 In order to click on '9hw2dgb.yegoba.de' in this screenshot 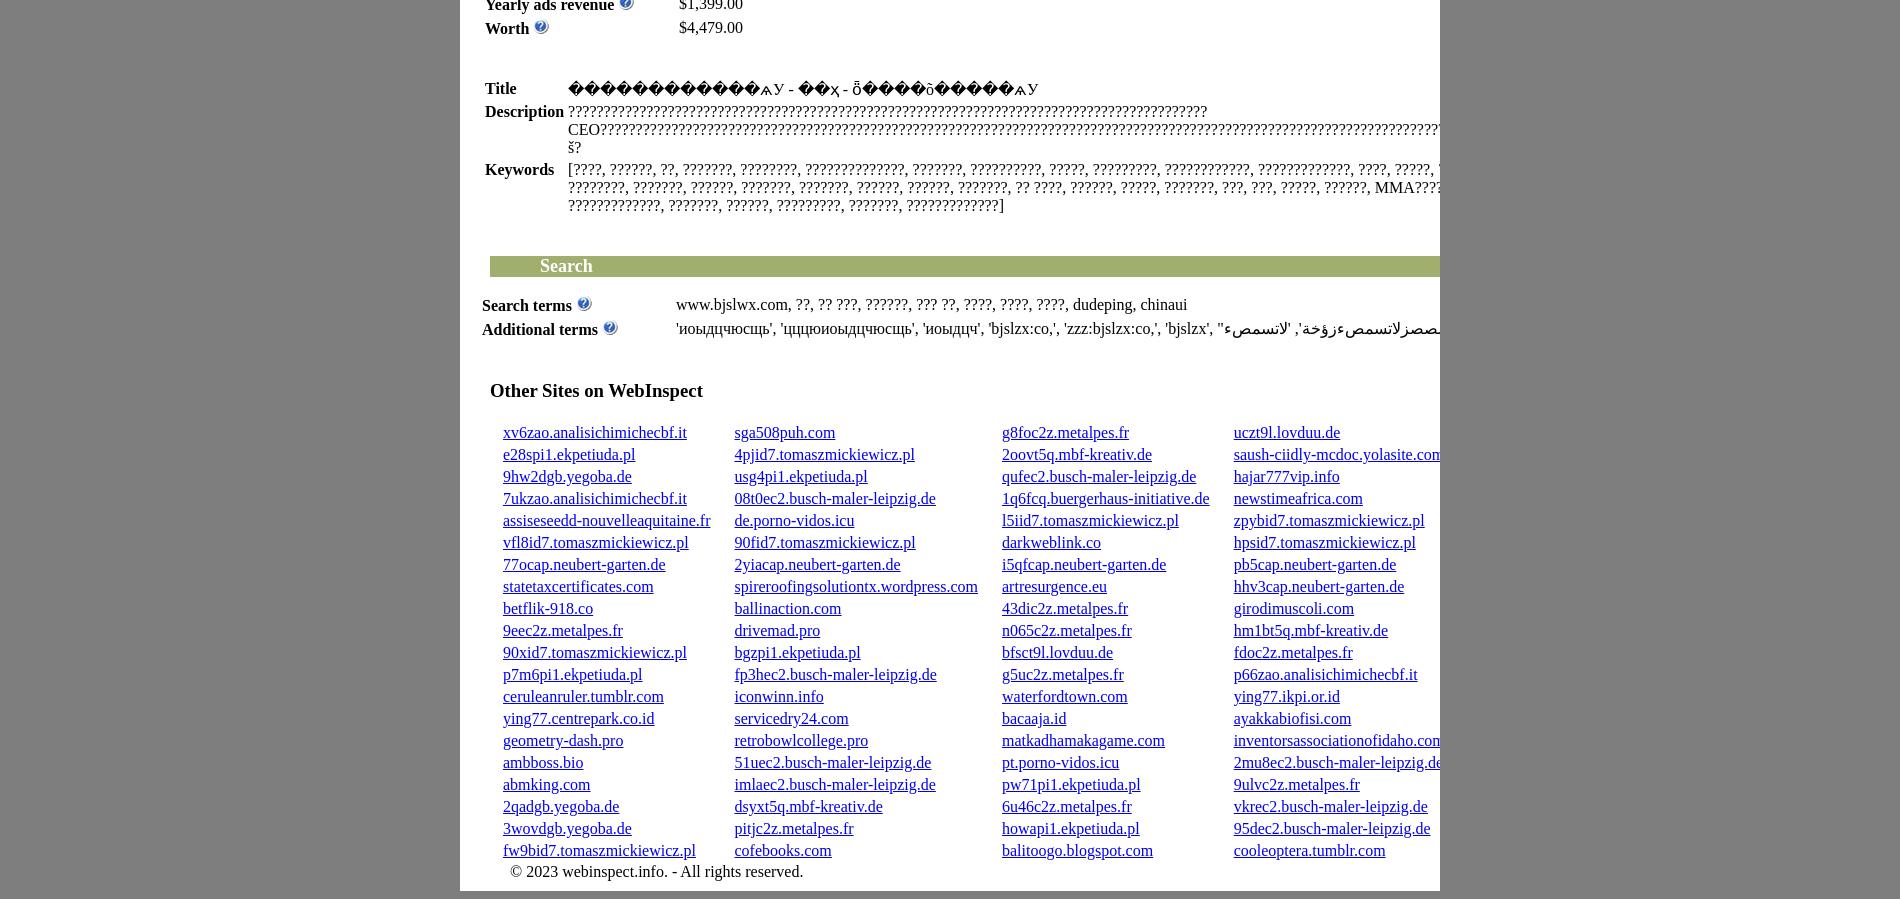, I will do `click(502, 476)`.